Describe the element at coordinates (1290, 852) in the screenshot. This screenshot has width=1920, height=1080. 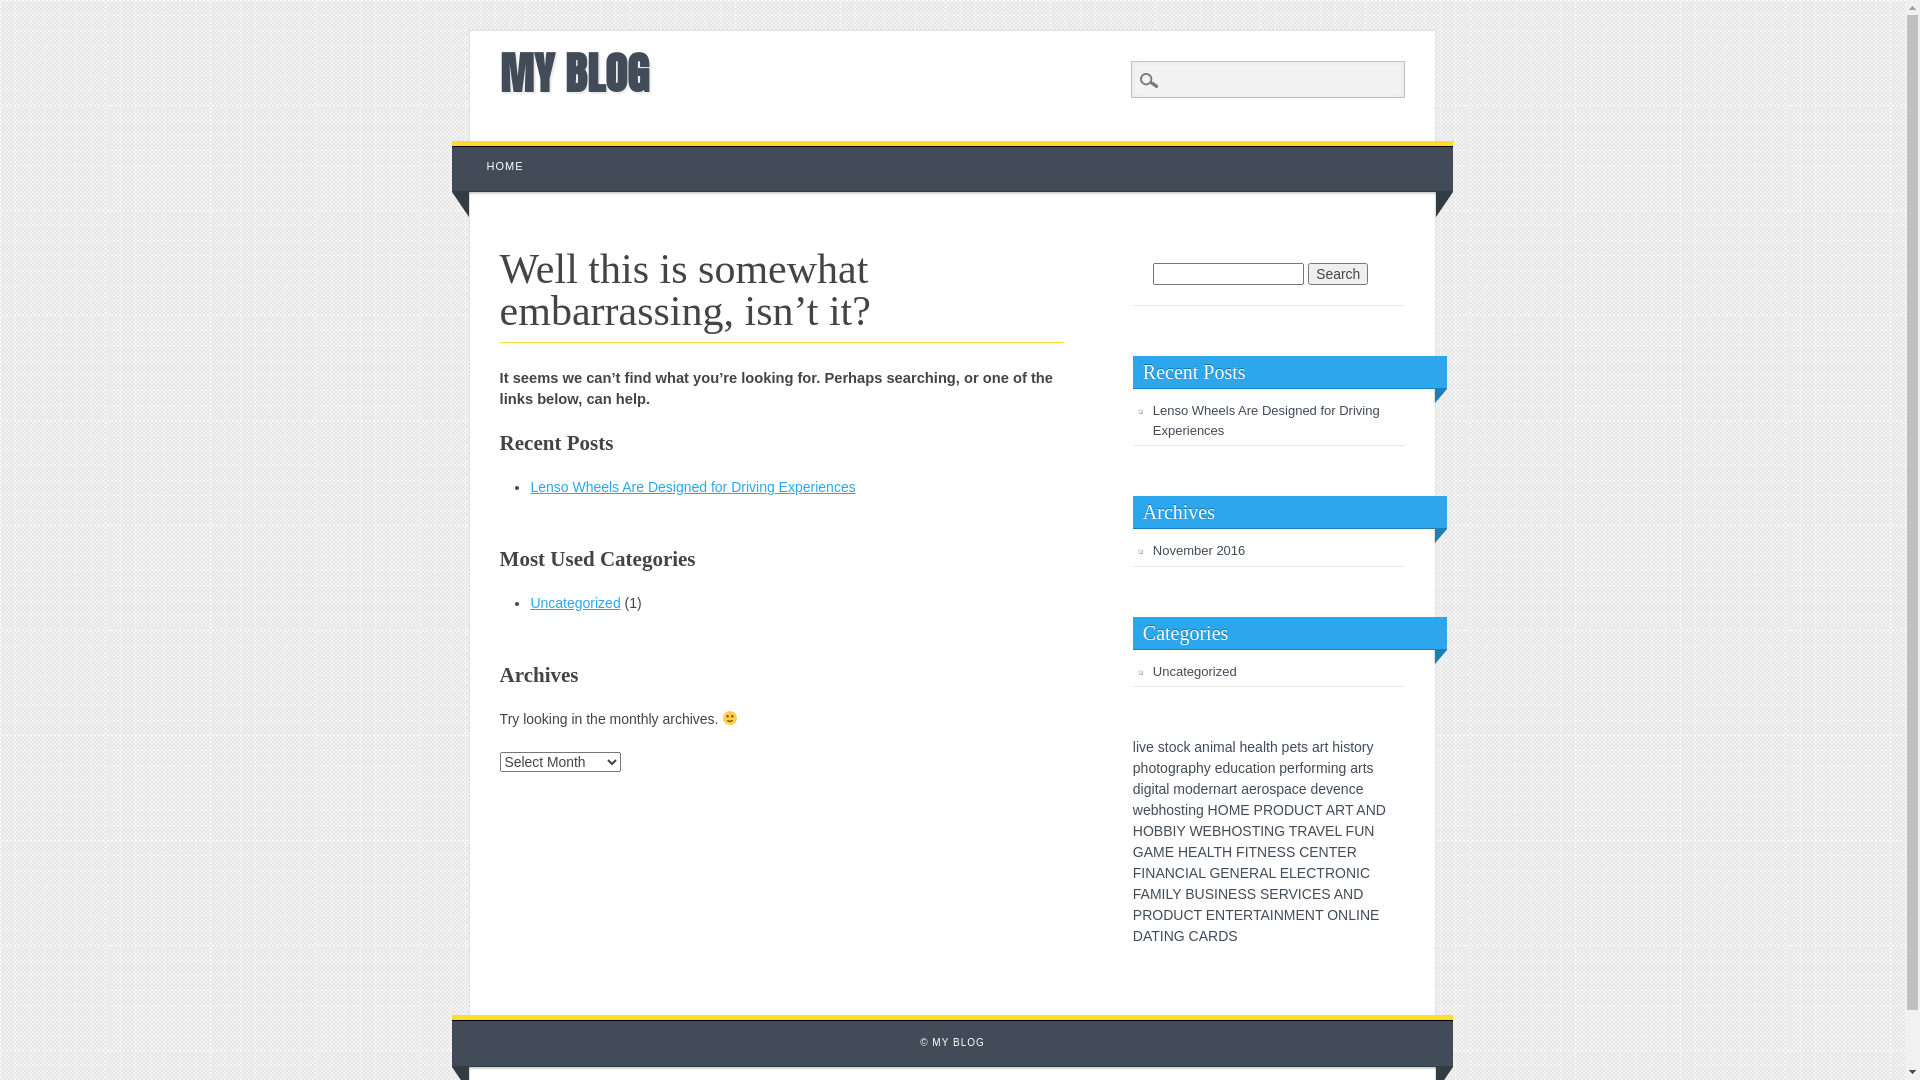
I see `'S'` at that location.